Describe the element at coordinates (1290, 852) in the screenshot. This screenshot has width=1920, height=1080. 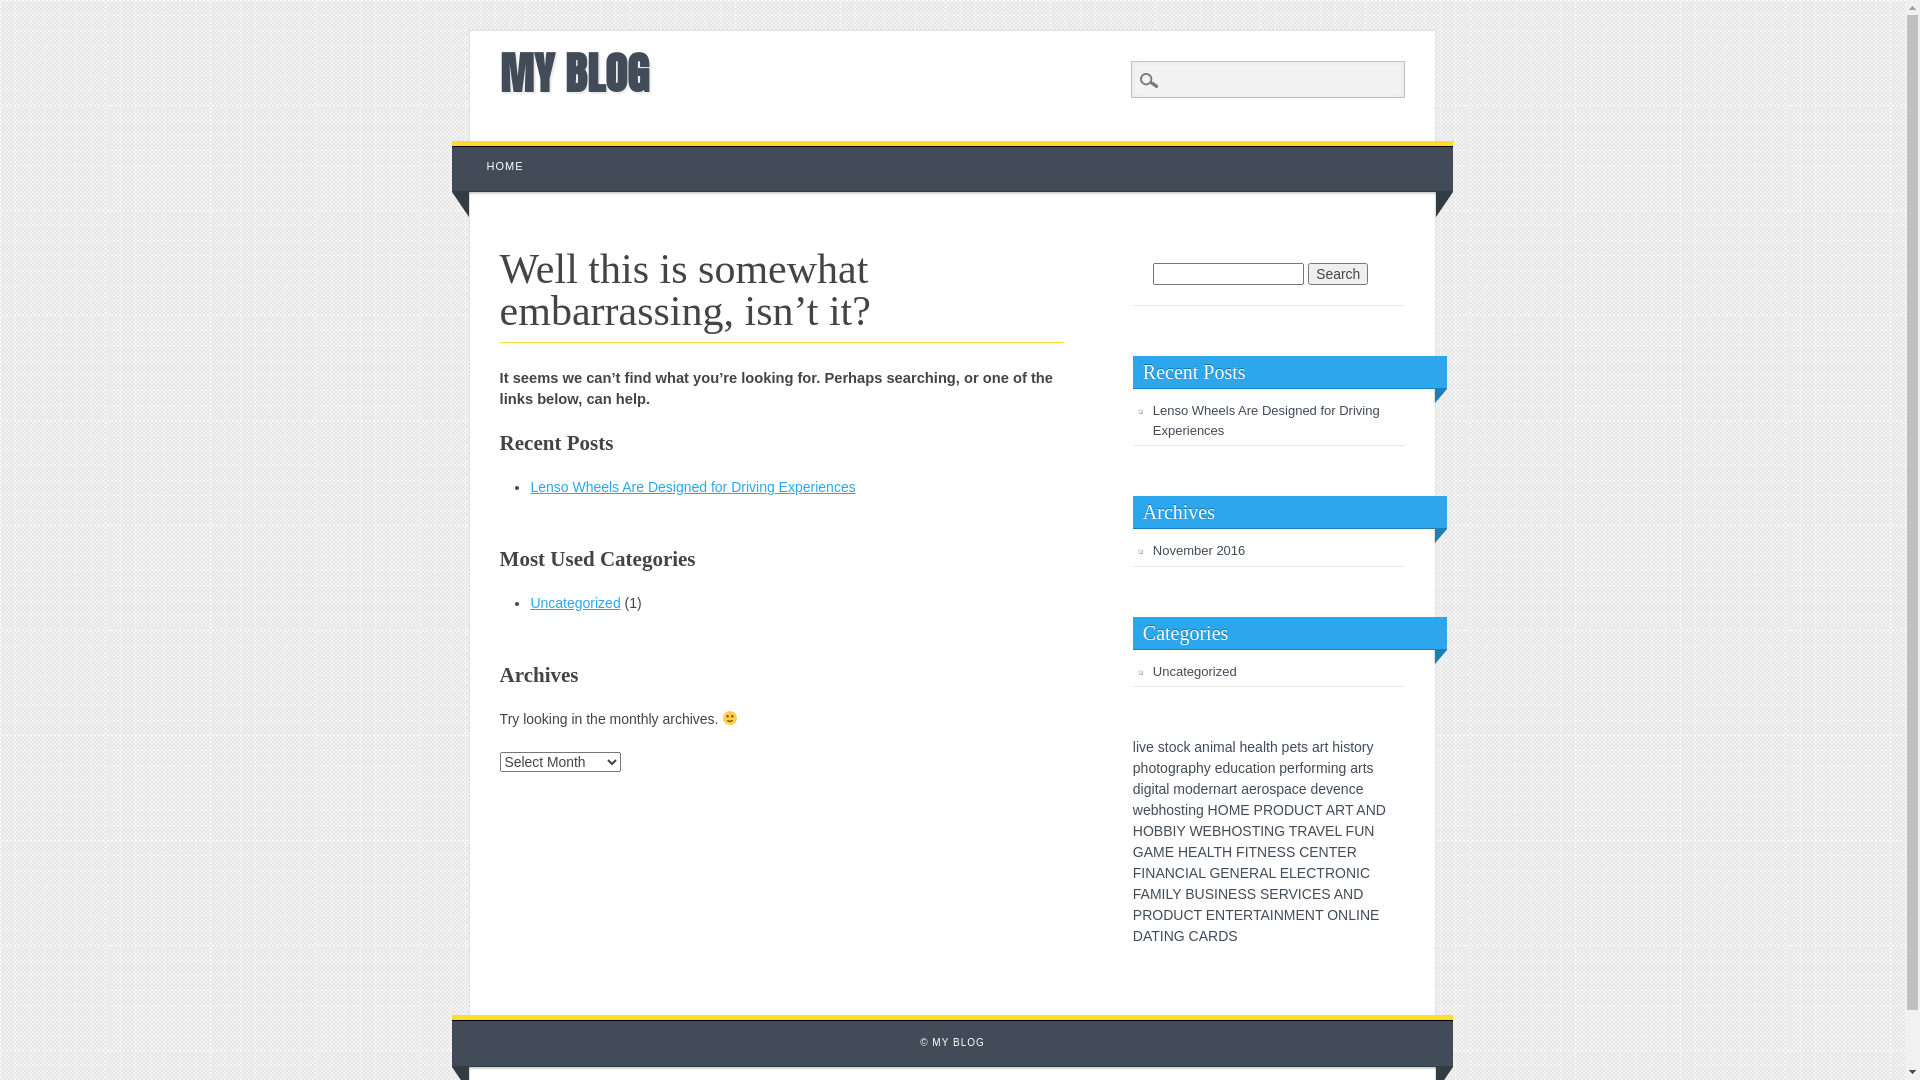
I see `'S'` at that location.